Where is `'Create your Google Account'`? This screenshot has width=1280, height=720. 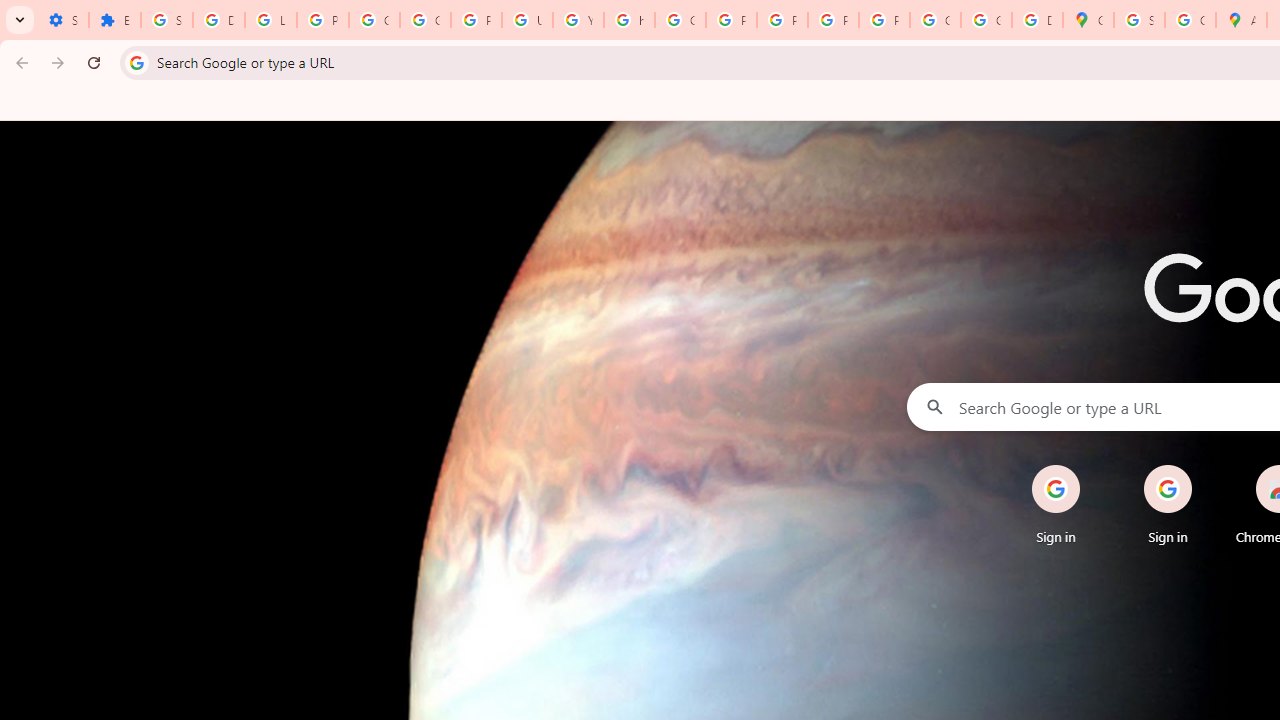 'Create your Google Account' is located at coordinates (1190, 20).